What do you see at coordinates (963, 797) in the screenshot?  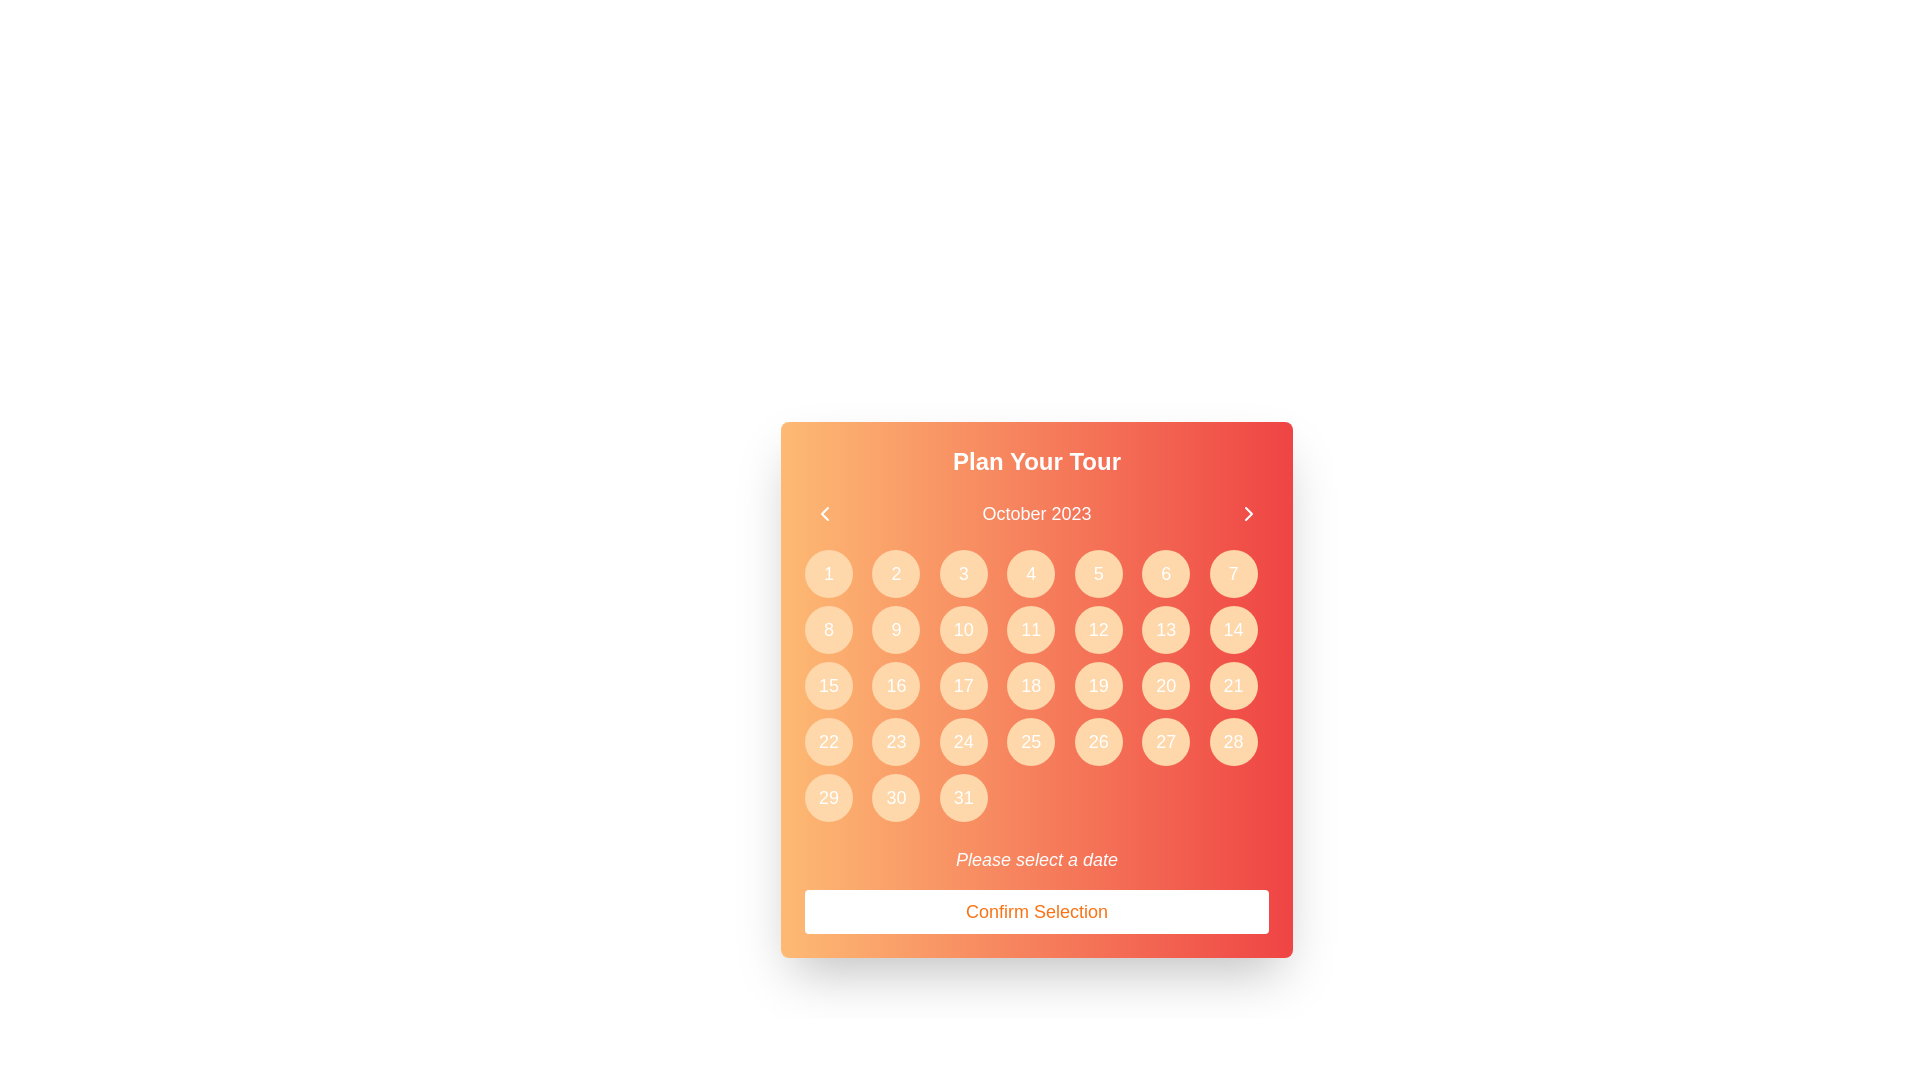 I see `the circular button with light yellow background and white text displaying '31'` at bounding box center [963, 797].